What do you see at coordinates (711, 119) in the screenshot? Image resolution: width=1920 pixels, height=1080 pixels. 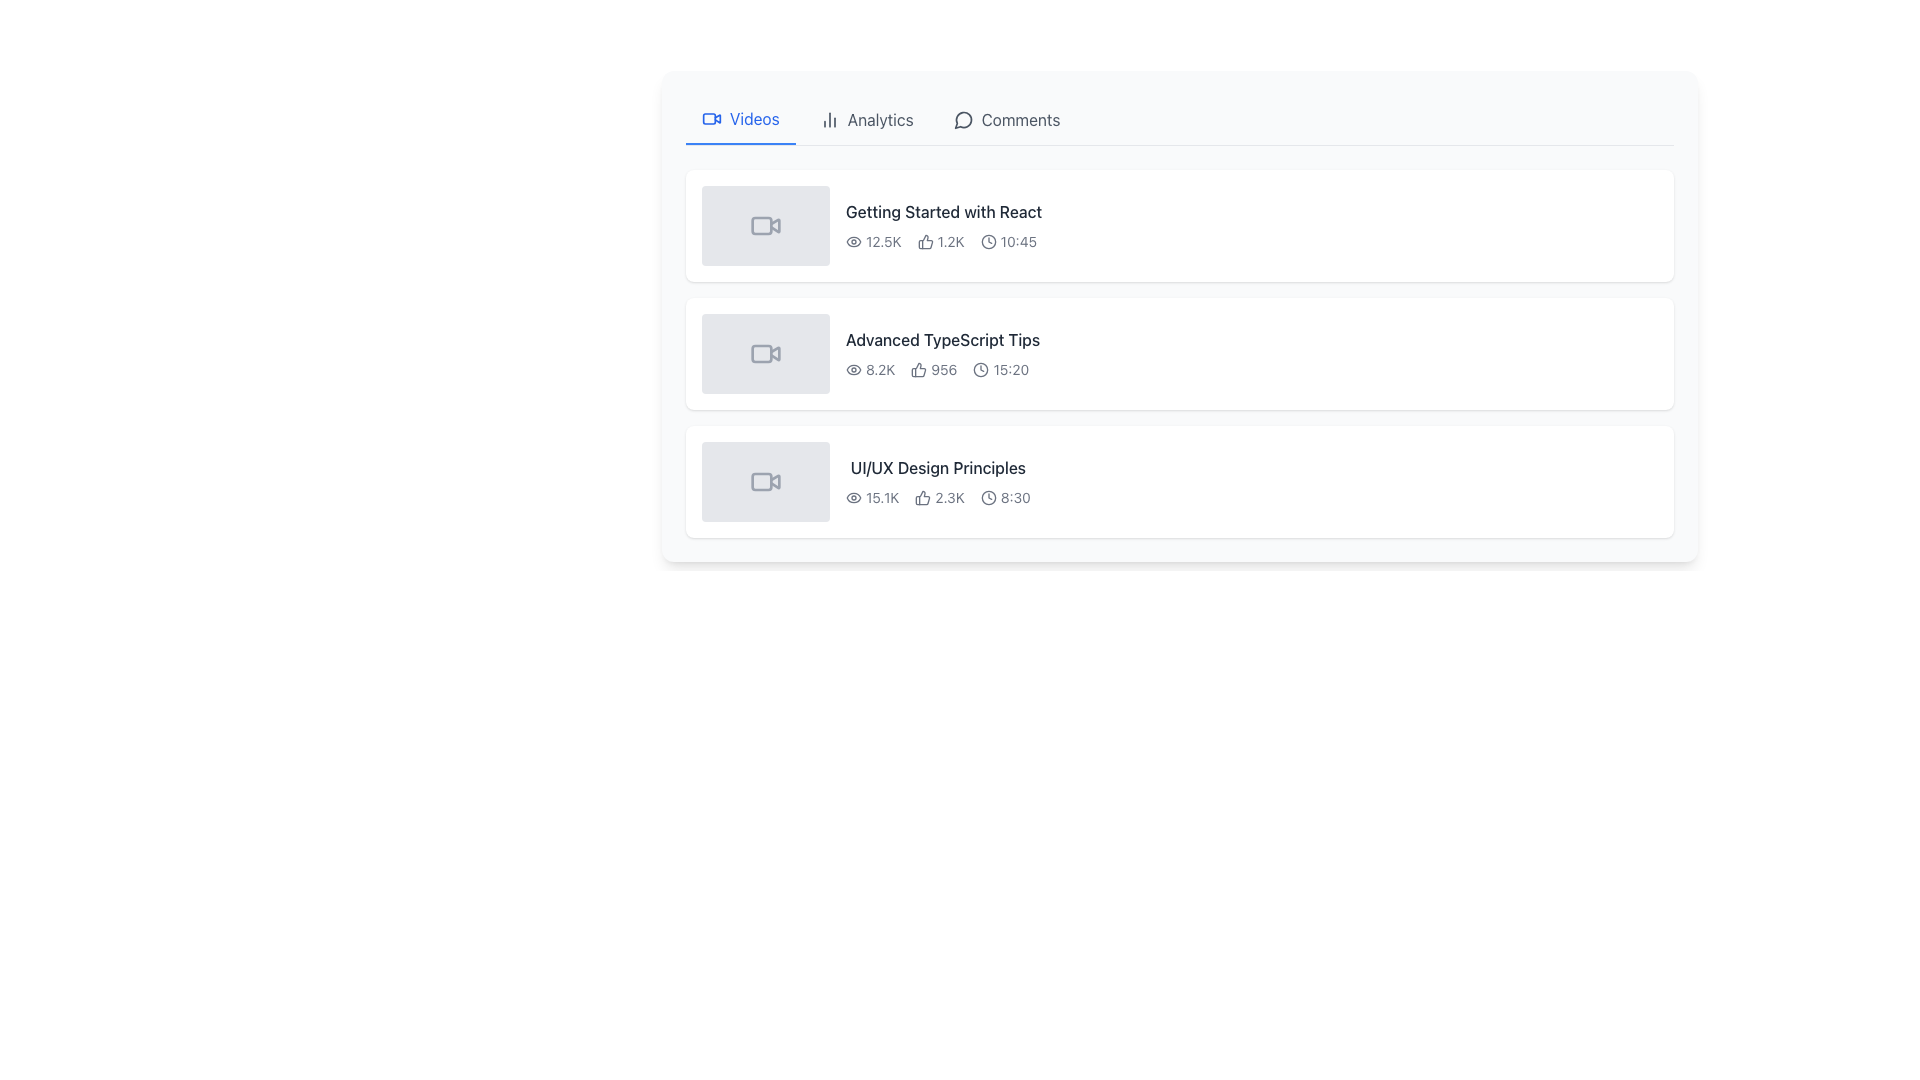 I see `the video camera icon located to the left of the 'Videos' text label in the tab header` at bounding box center [711, 119].